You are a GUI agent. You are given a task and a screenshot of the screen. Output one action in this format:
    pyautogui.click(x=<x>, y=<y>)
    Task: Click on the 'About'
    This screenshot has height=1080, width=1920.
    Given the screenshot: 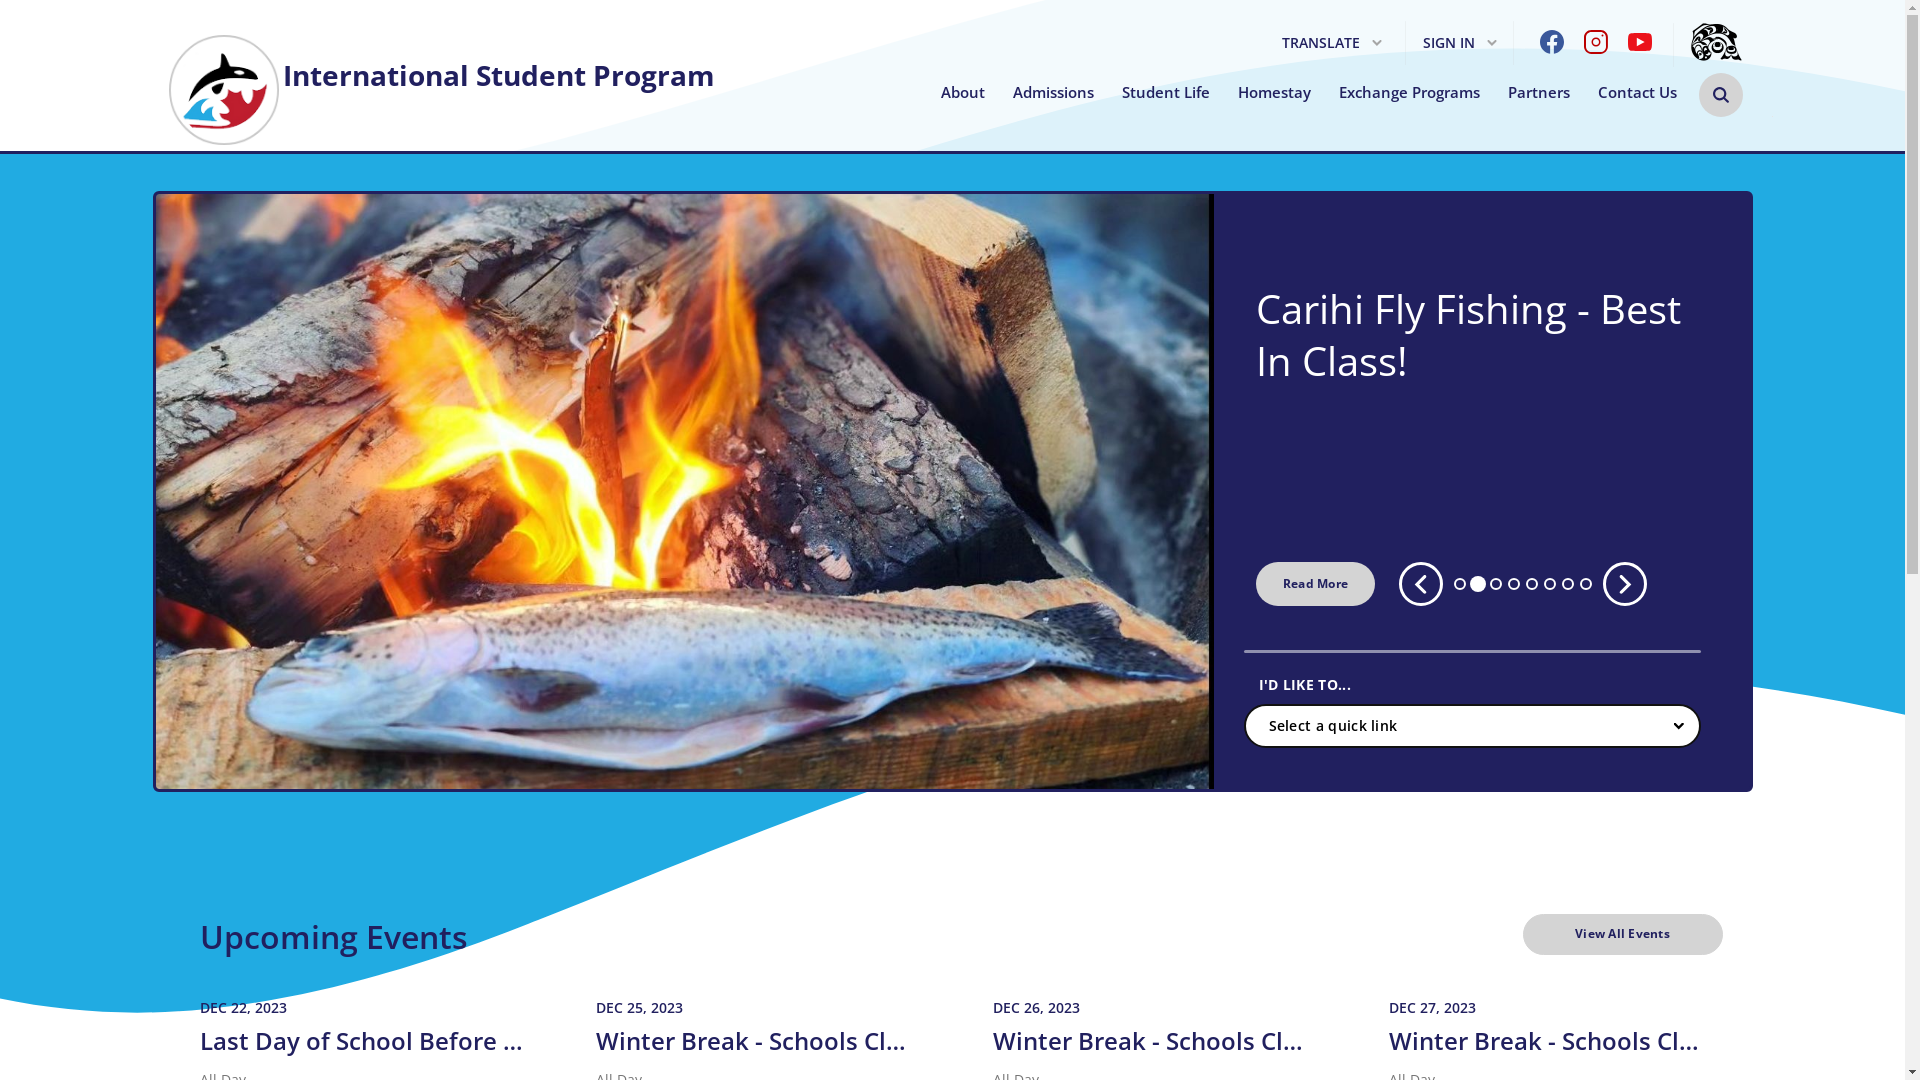 What is the action you would take?
    pyautogui.click(x=961, y=92)
    